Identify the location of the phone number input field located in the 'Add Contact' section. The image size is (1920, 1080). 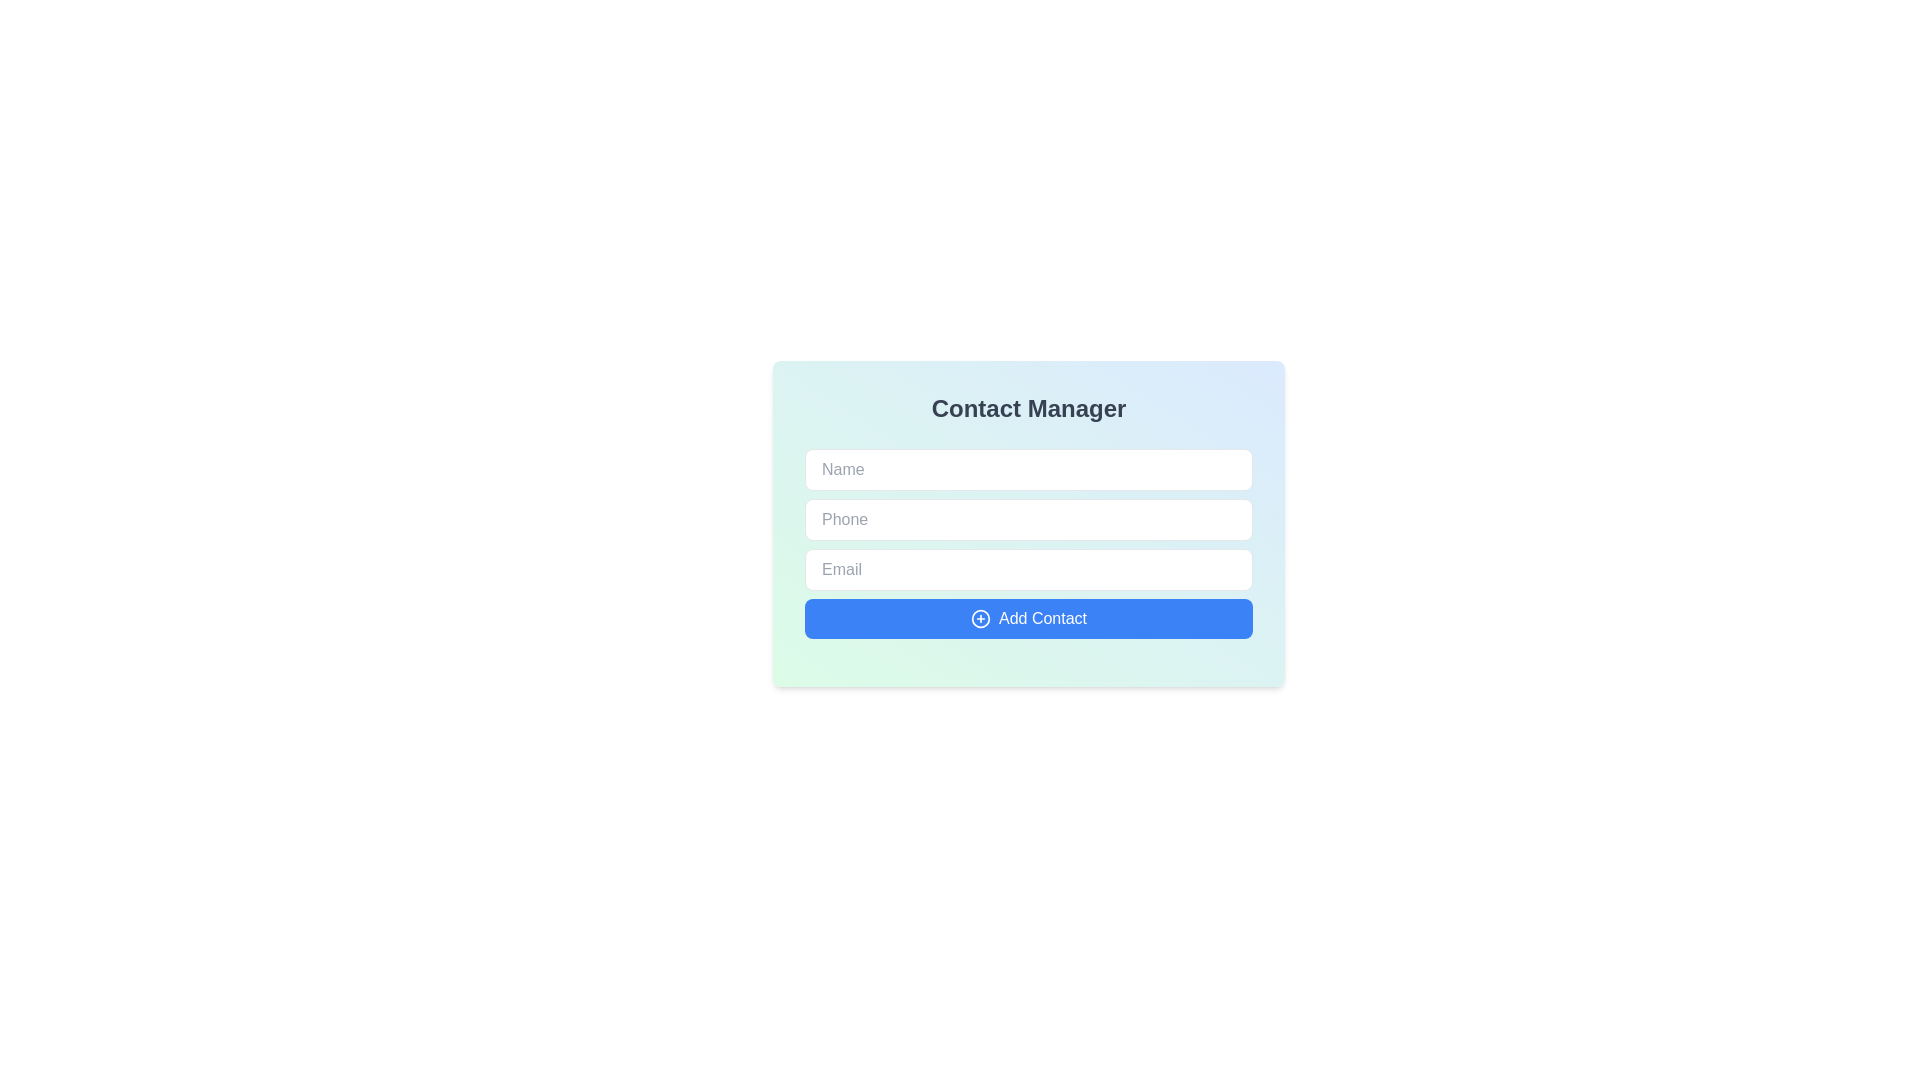
(1028, 519).